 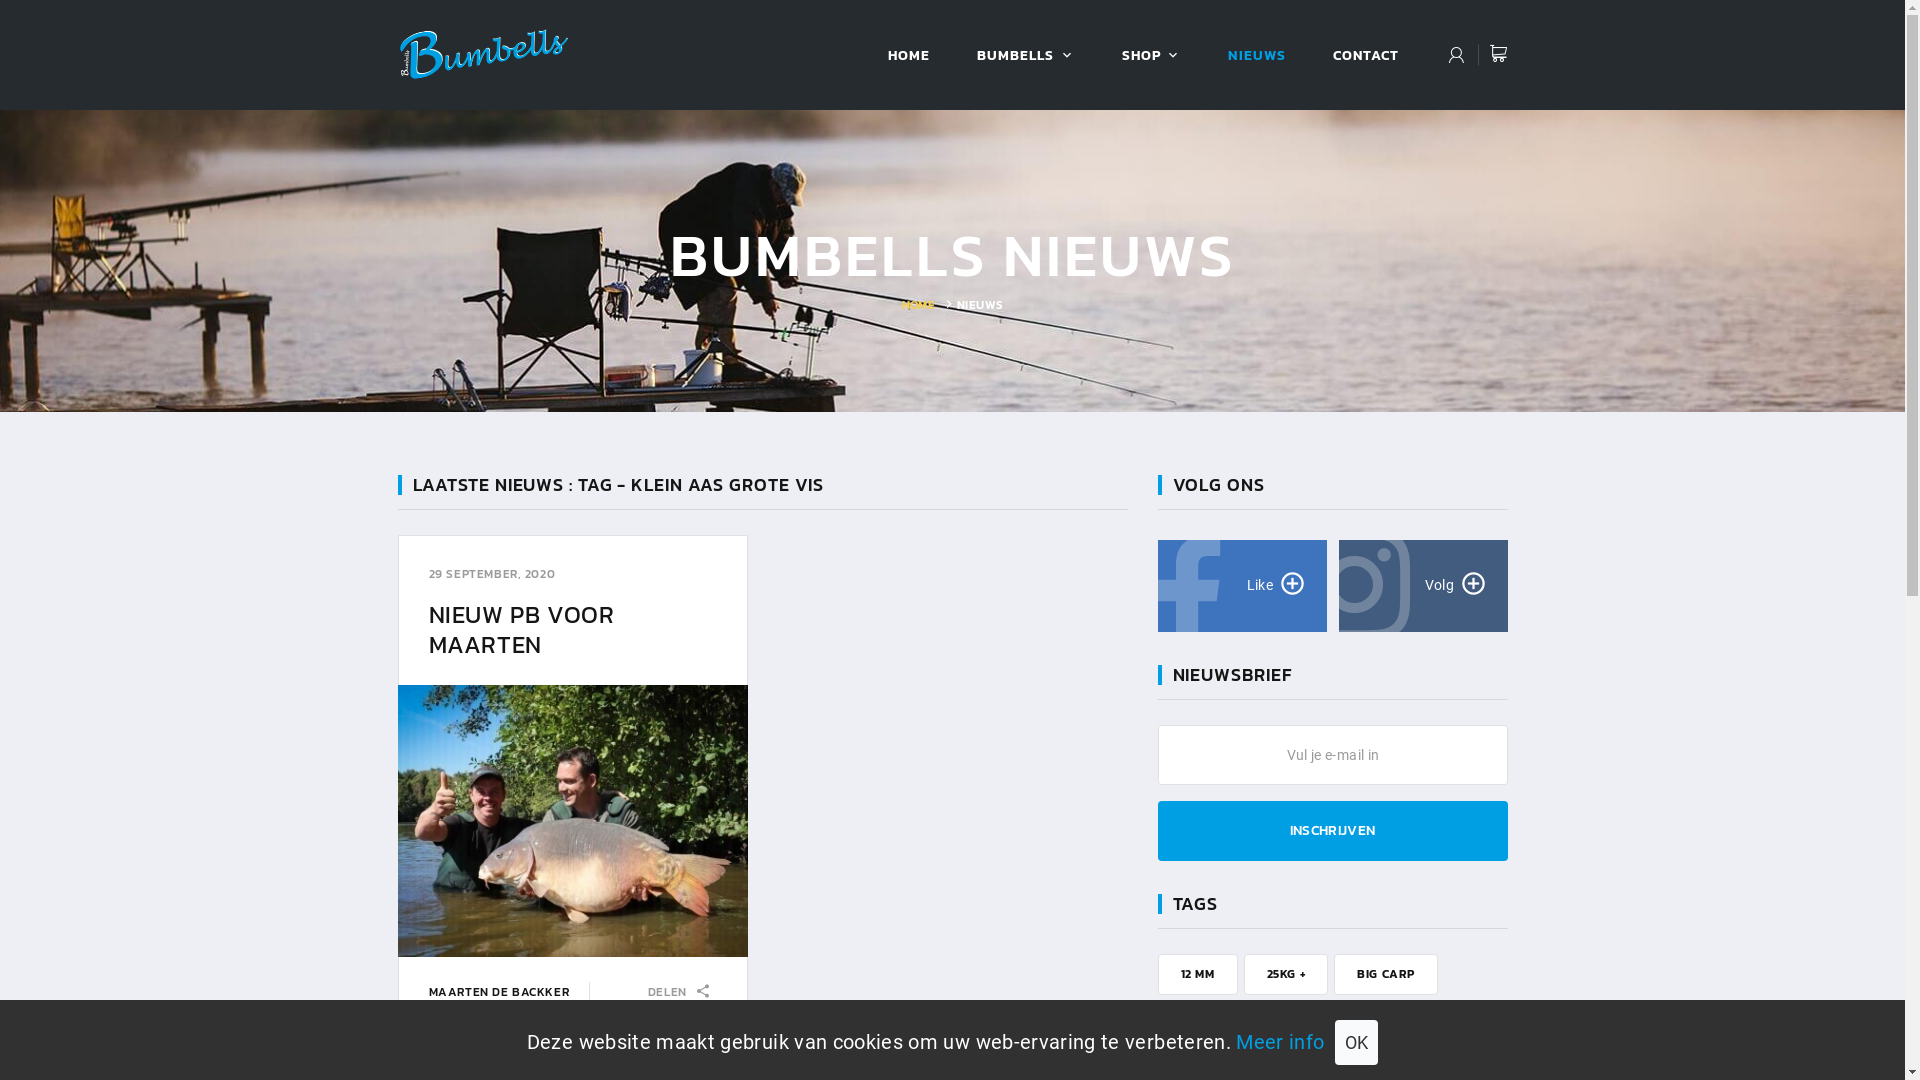 I want to click on 'SHOP', so click(x=1141, y=55).